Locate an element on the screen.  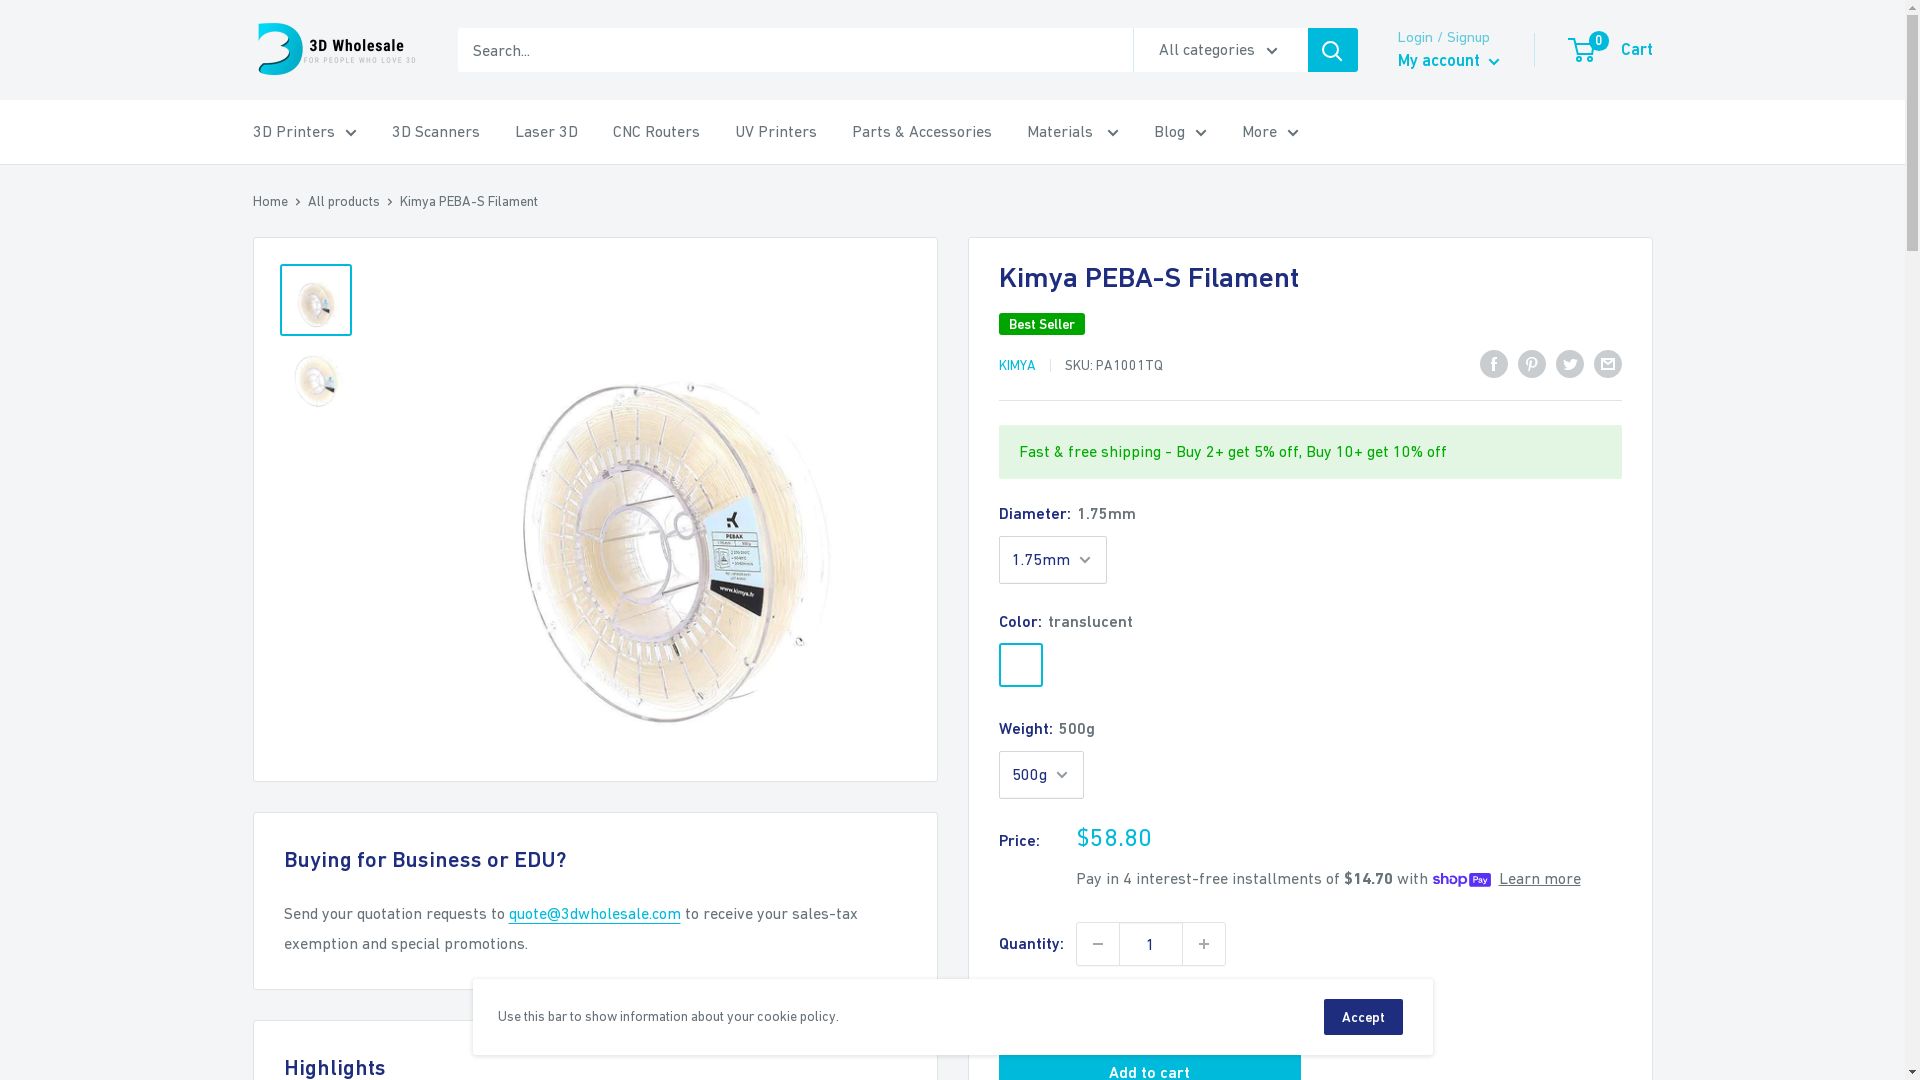
'Decrease quantity by 1' is located at coordinates (1096, 944).